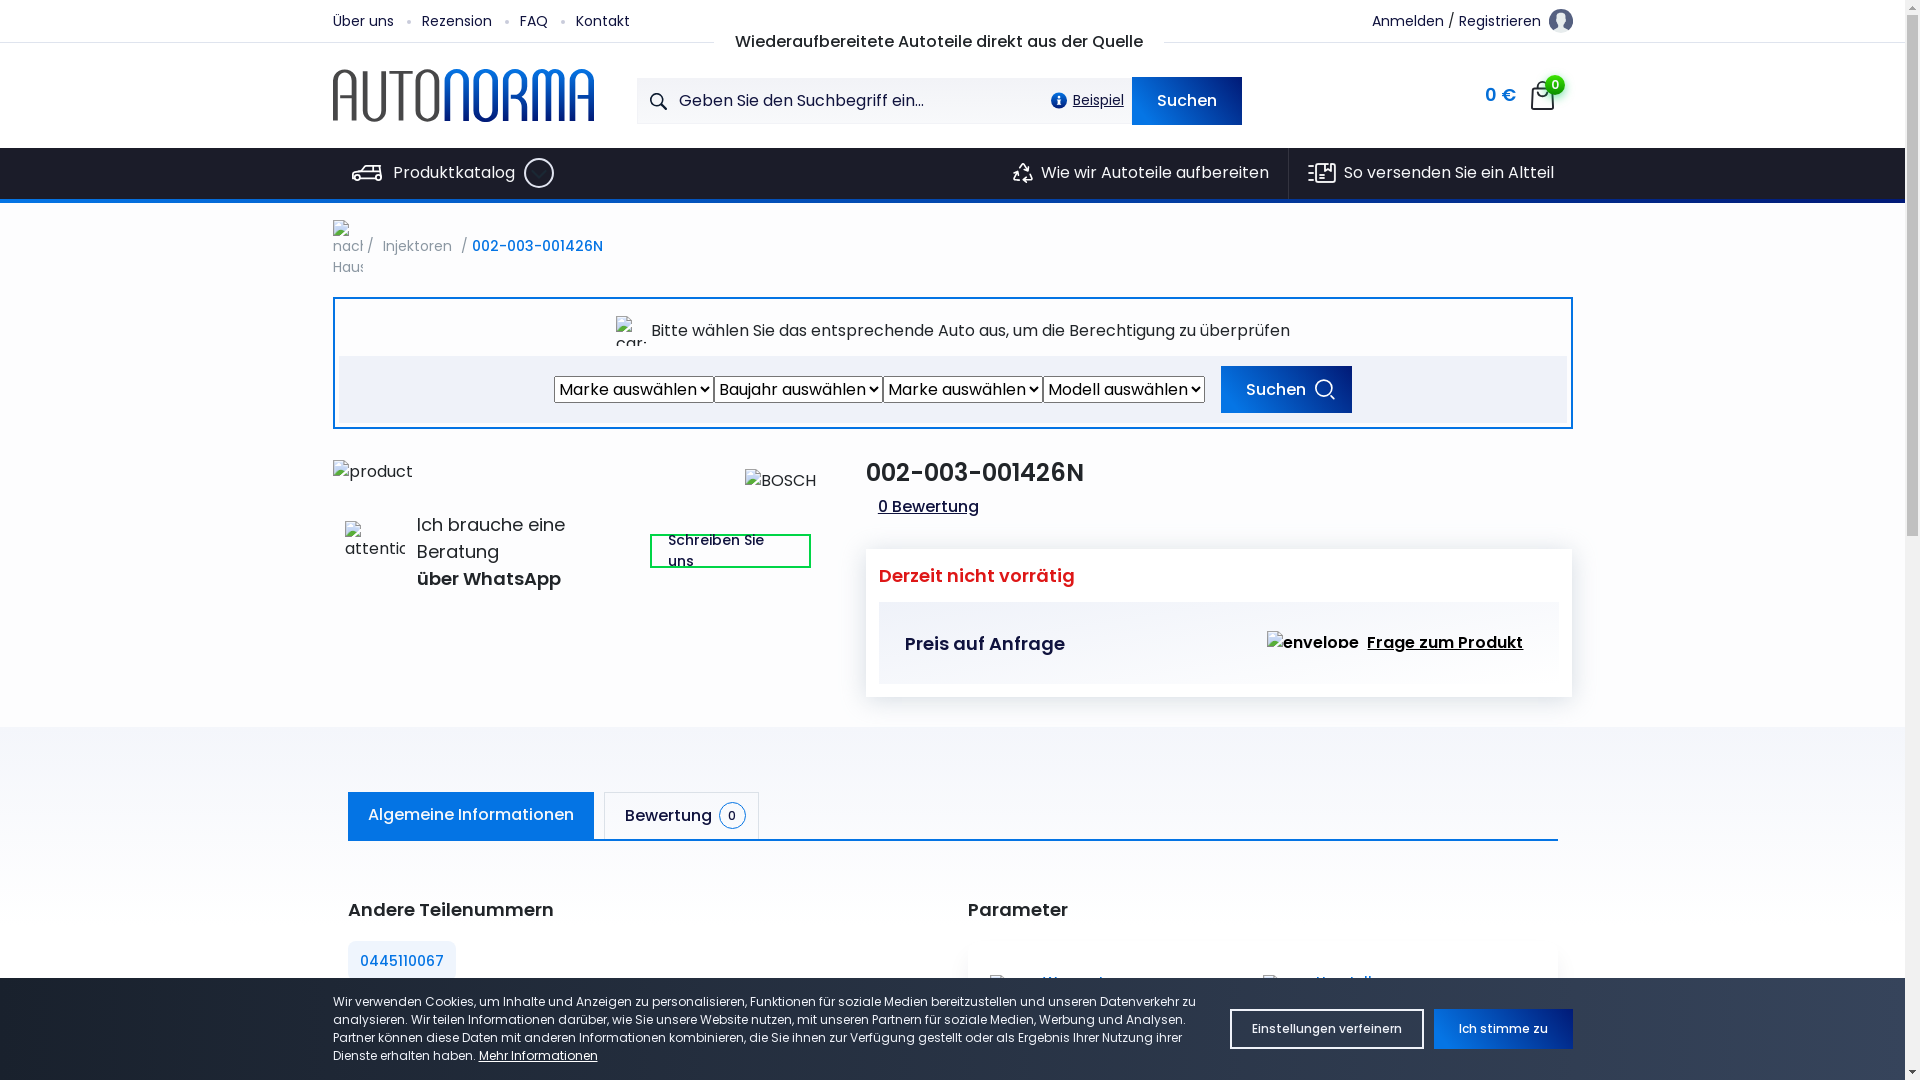 The height and width of the screenshot is (1080, 1920). What do you see at coordinates (416, 245) in the screenshot?
I see `'Injektoren'` at bounding box center [416, 245].